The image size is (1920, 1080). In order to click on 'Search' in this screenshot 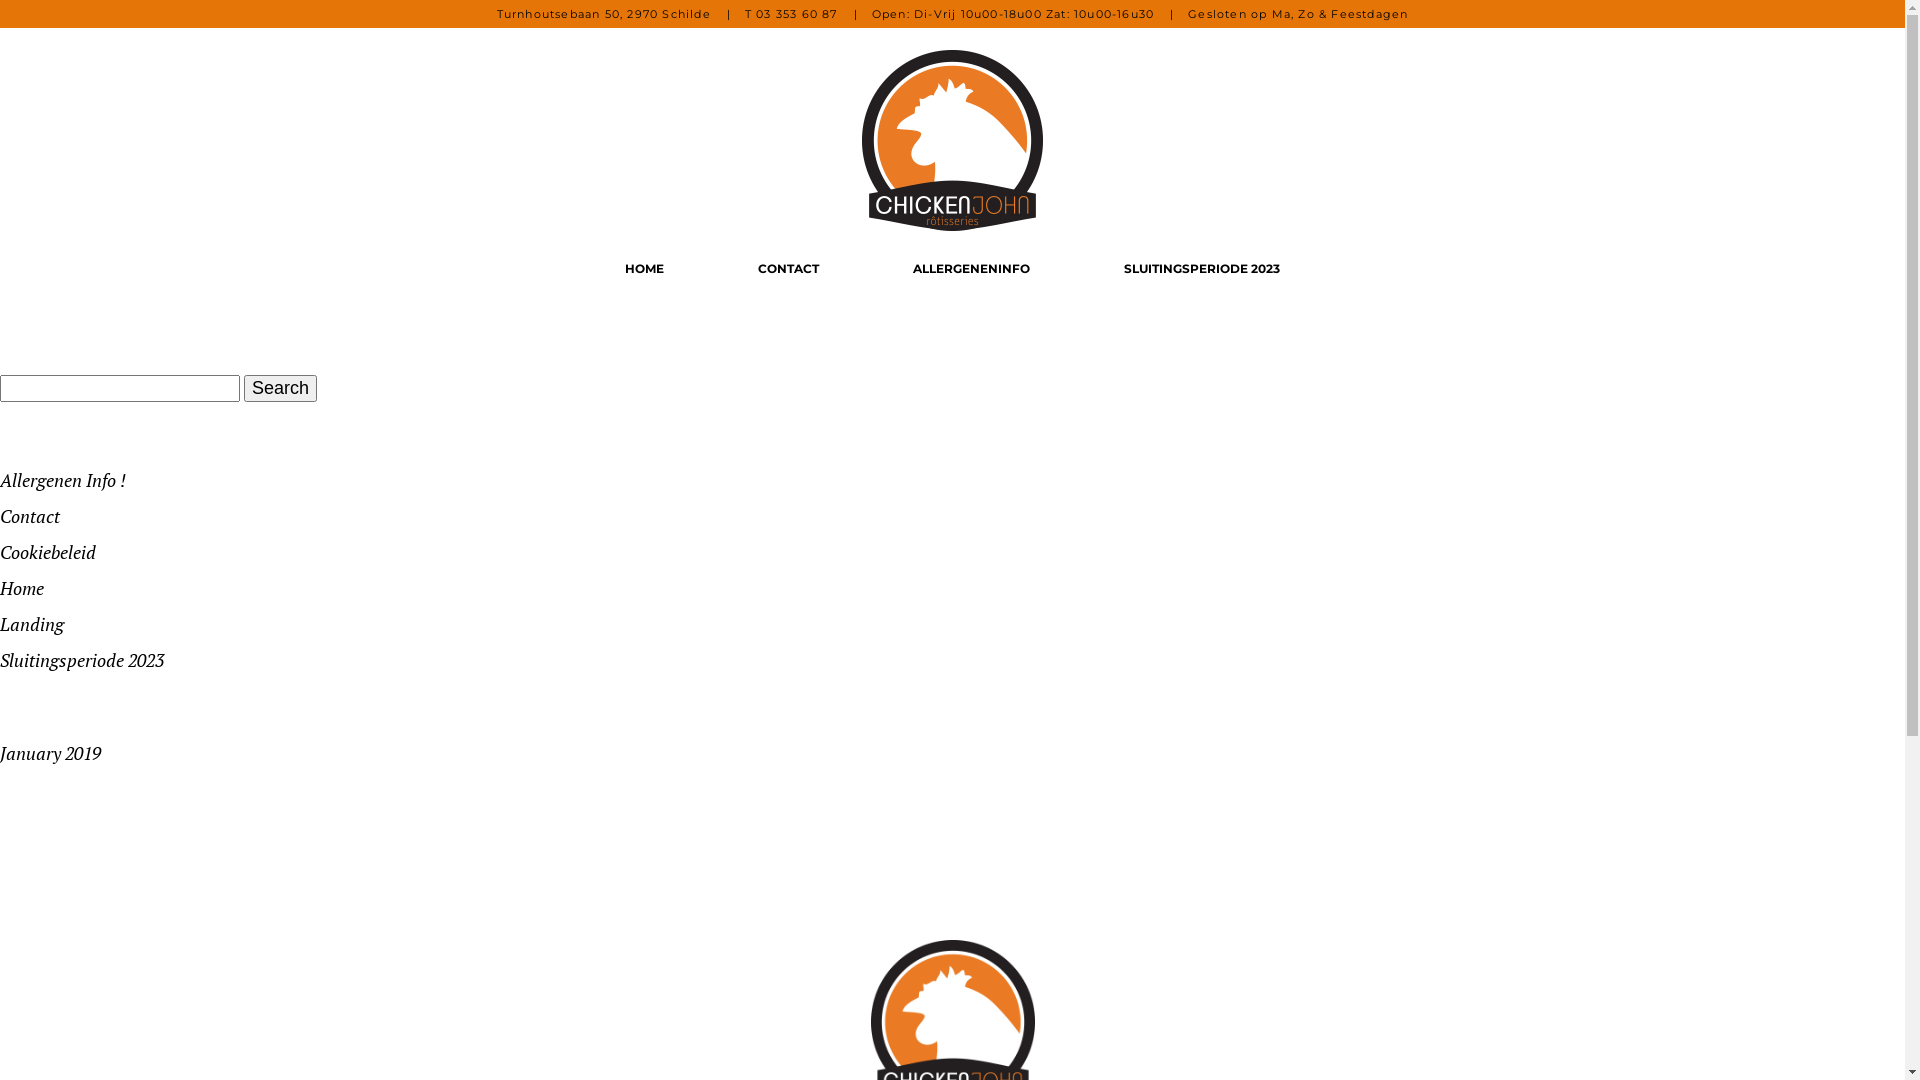, I will do `click(279, 388)`.